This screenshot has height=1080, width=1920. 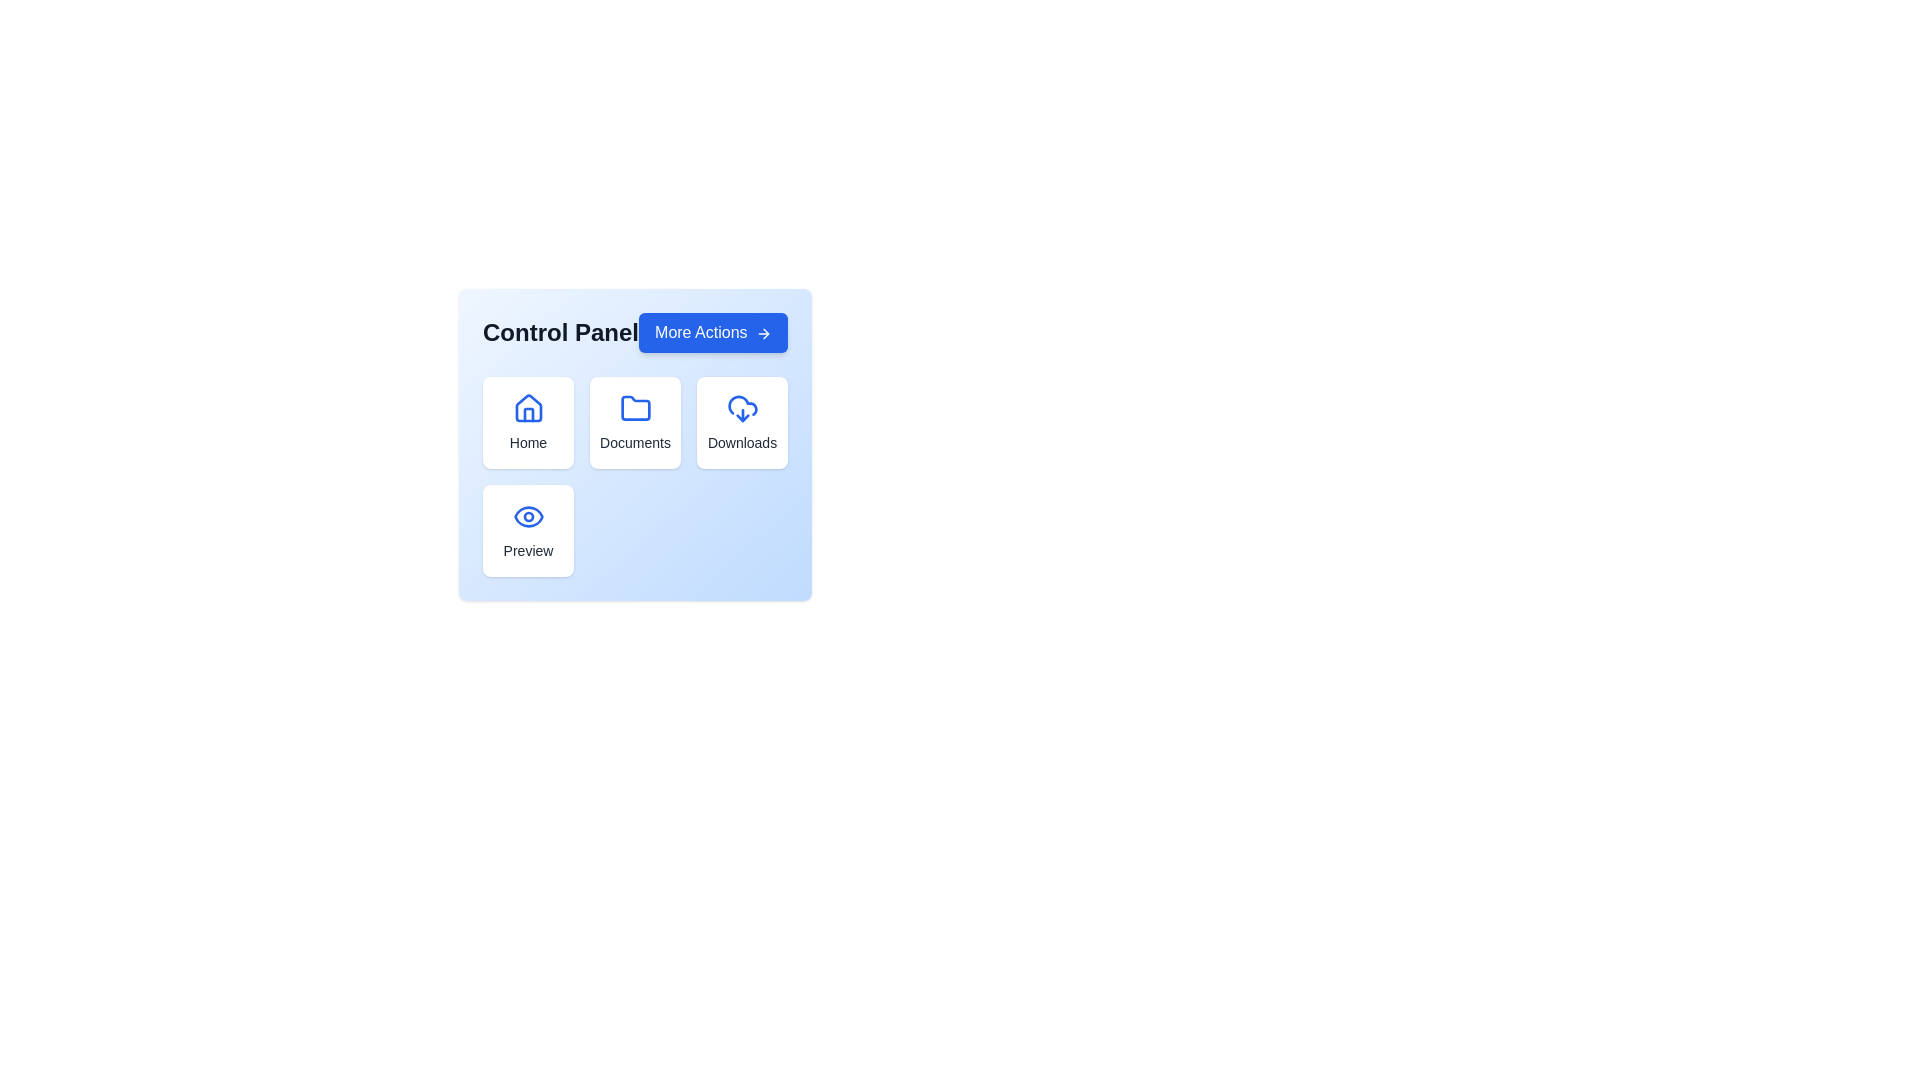 I want to click on the static text label displaying the word 'Preview', which is styled in a small-sized, medium-weight dark gray font and is located below an eye icon on an interactive card-like button, so click(x=528, y=551).